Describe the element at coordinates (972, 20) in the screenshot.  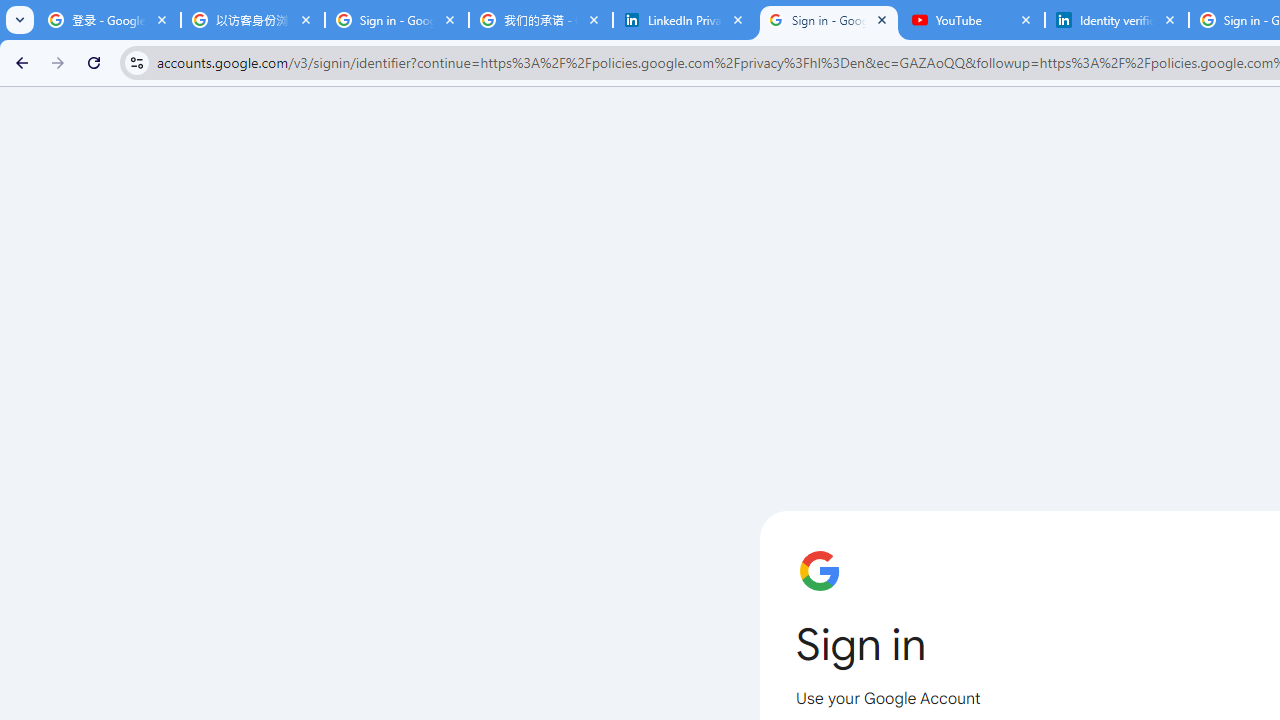
I see `'YouTube'` at that location.